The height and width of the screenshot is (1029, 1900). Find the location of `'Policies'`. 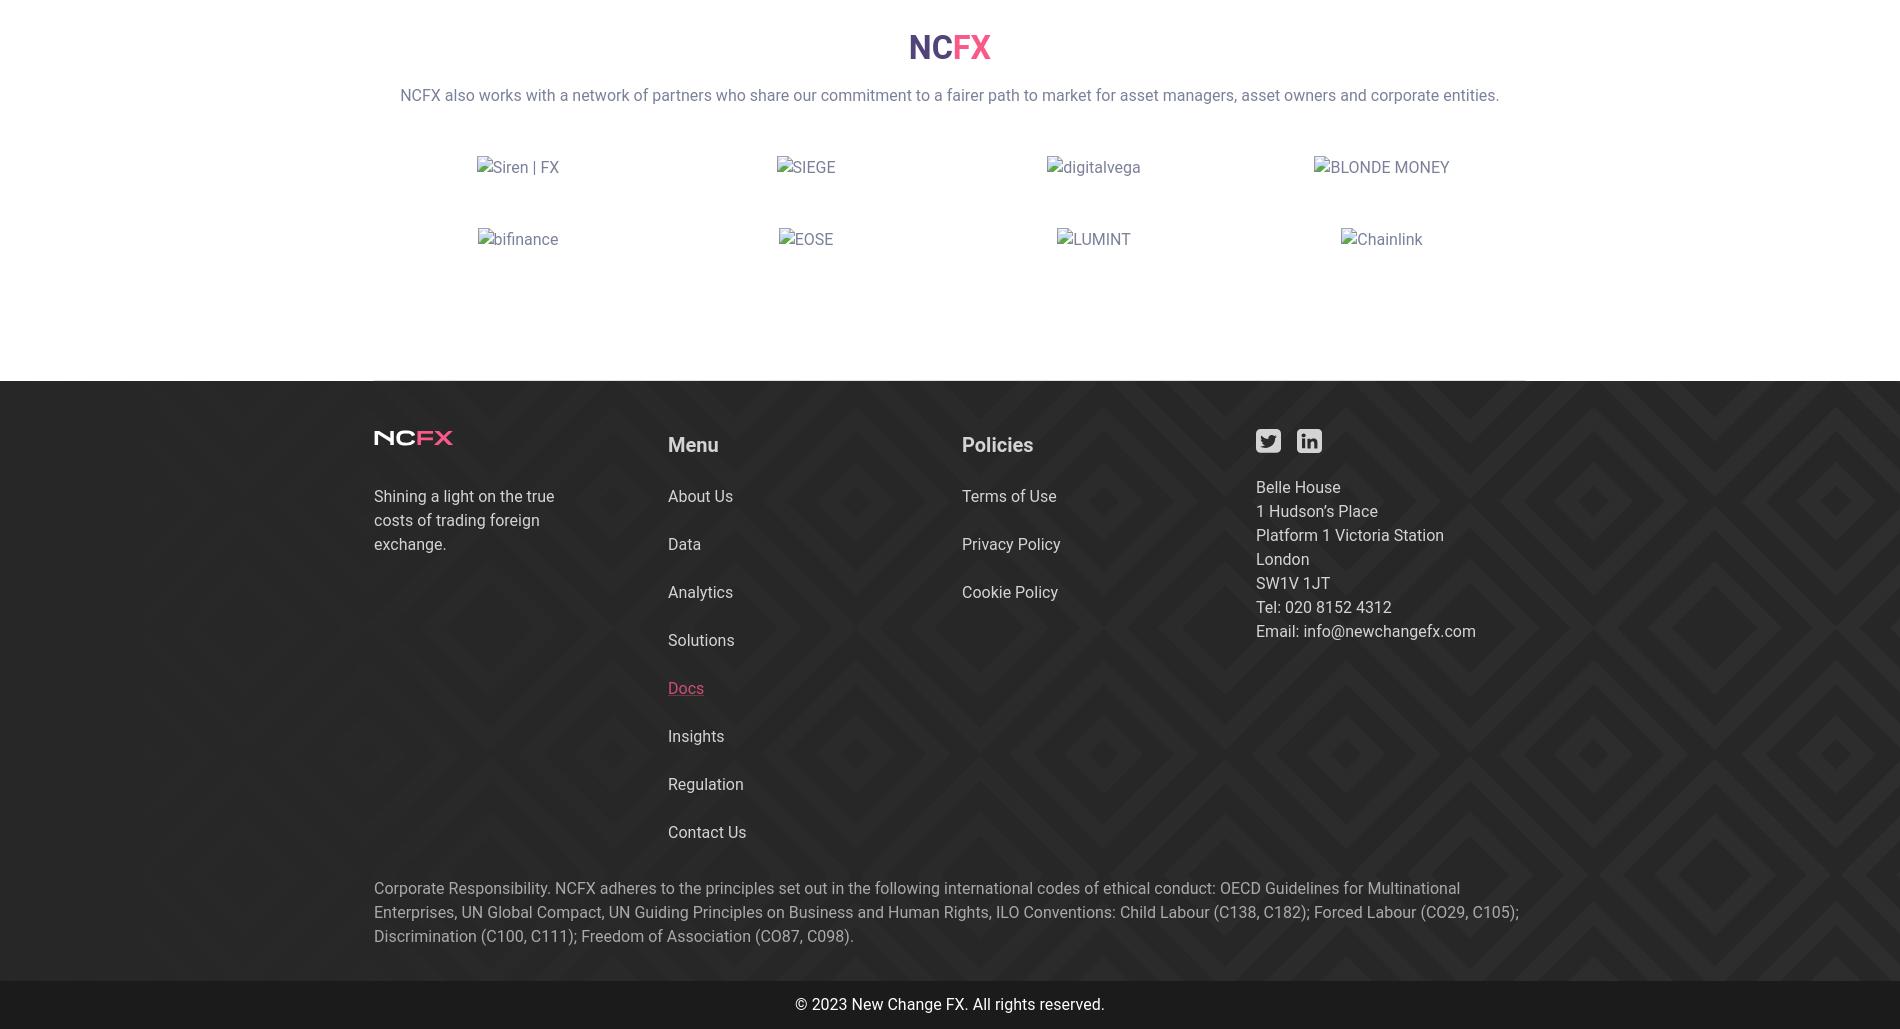

'Policies' is located at coordinates (997, 444).